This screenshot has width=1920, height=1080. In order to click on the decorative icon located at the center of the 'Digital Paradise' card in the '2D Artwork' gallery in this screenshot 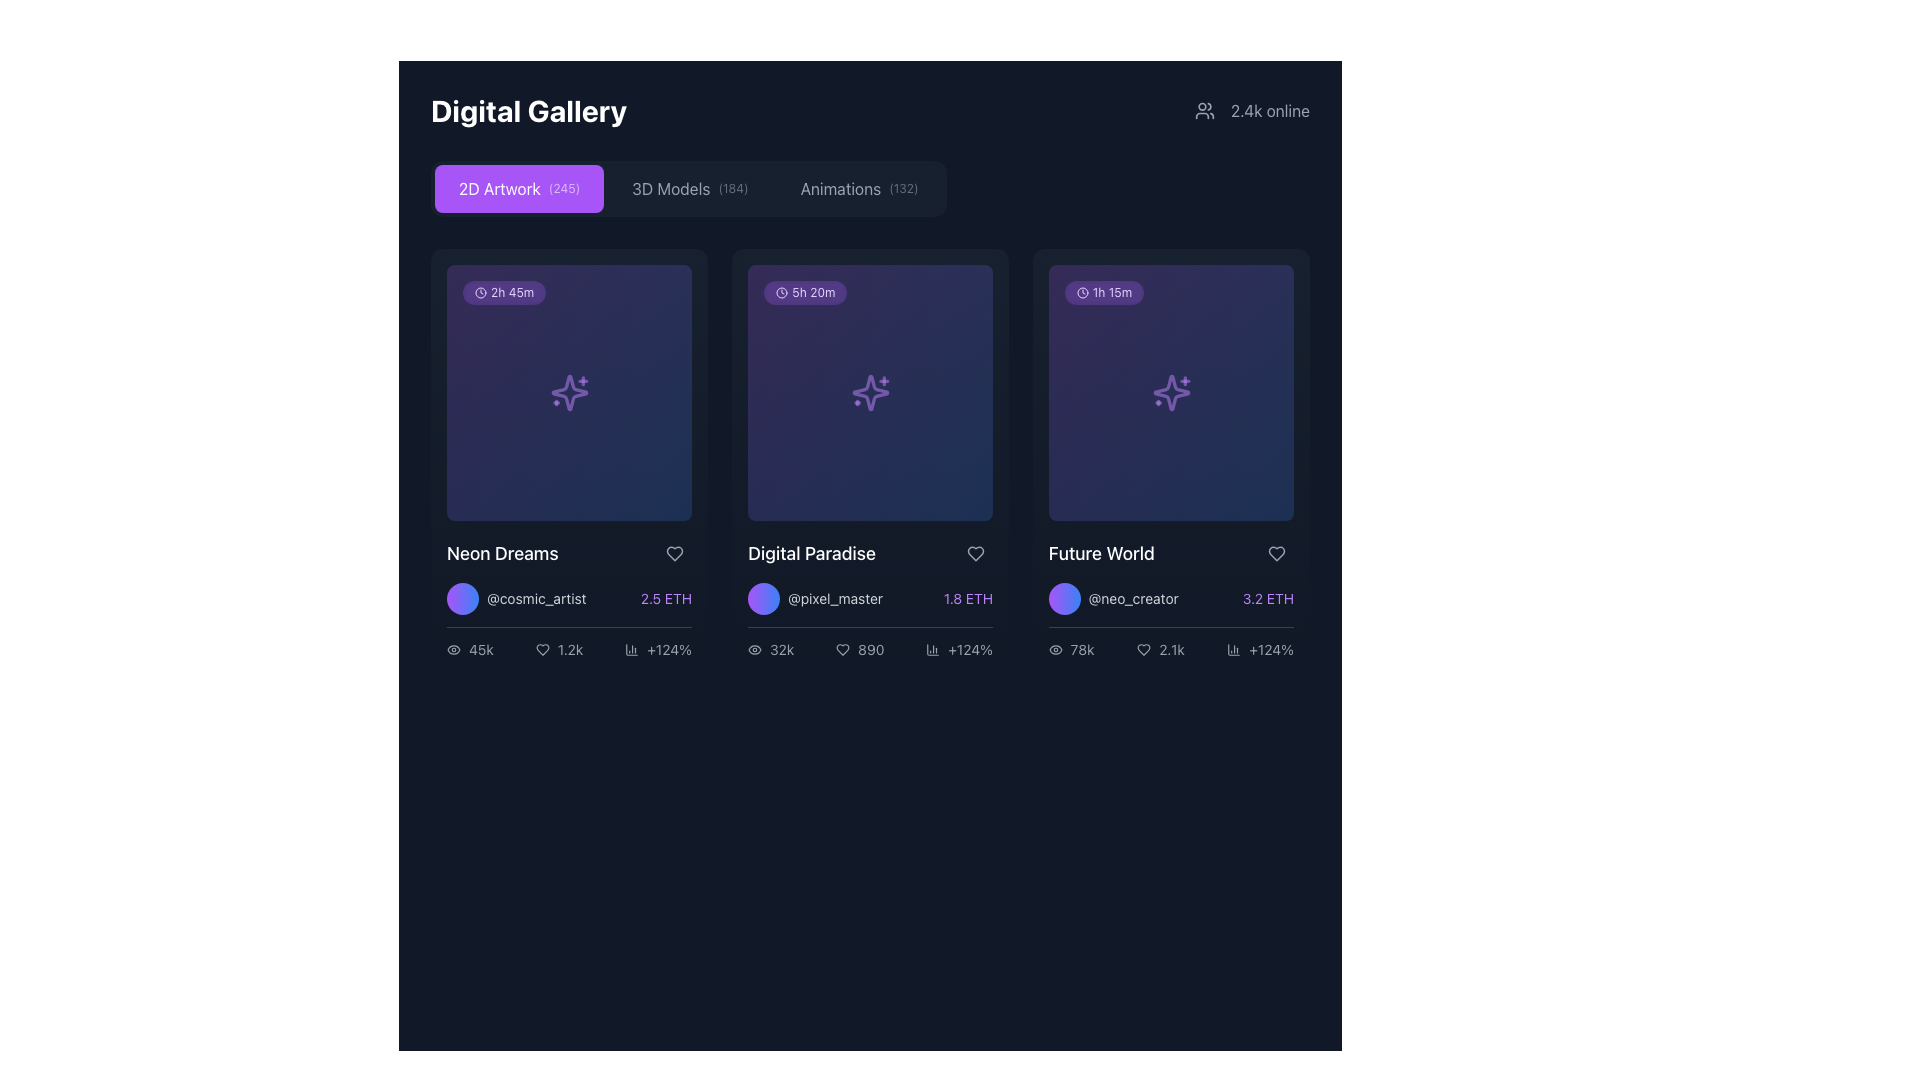, I will do `click(870, 393)`.